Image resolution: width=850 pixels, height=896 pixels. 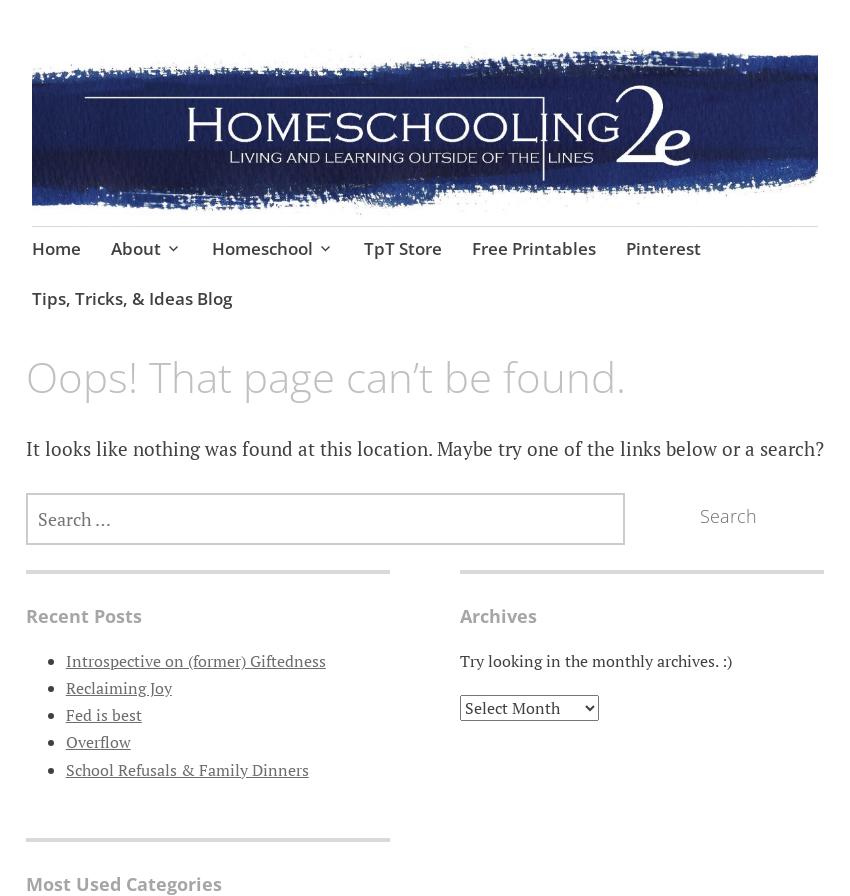 What do you see at coordinates (96, 741) in the screenshot?
I see `'Overflow'` at bounding box center [96, 741].